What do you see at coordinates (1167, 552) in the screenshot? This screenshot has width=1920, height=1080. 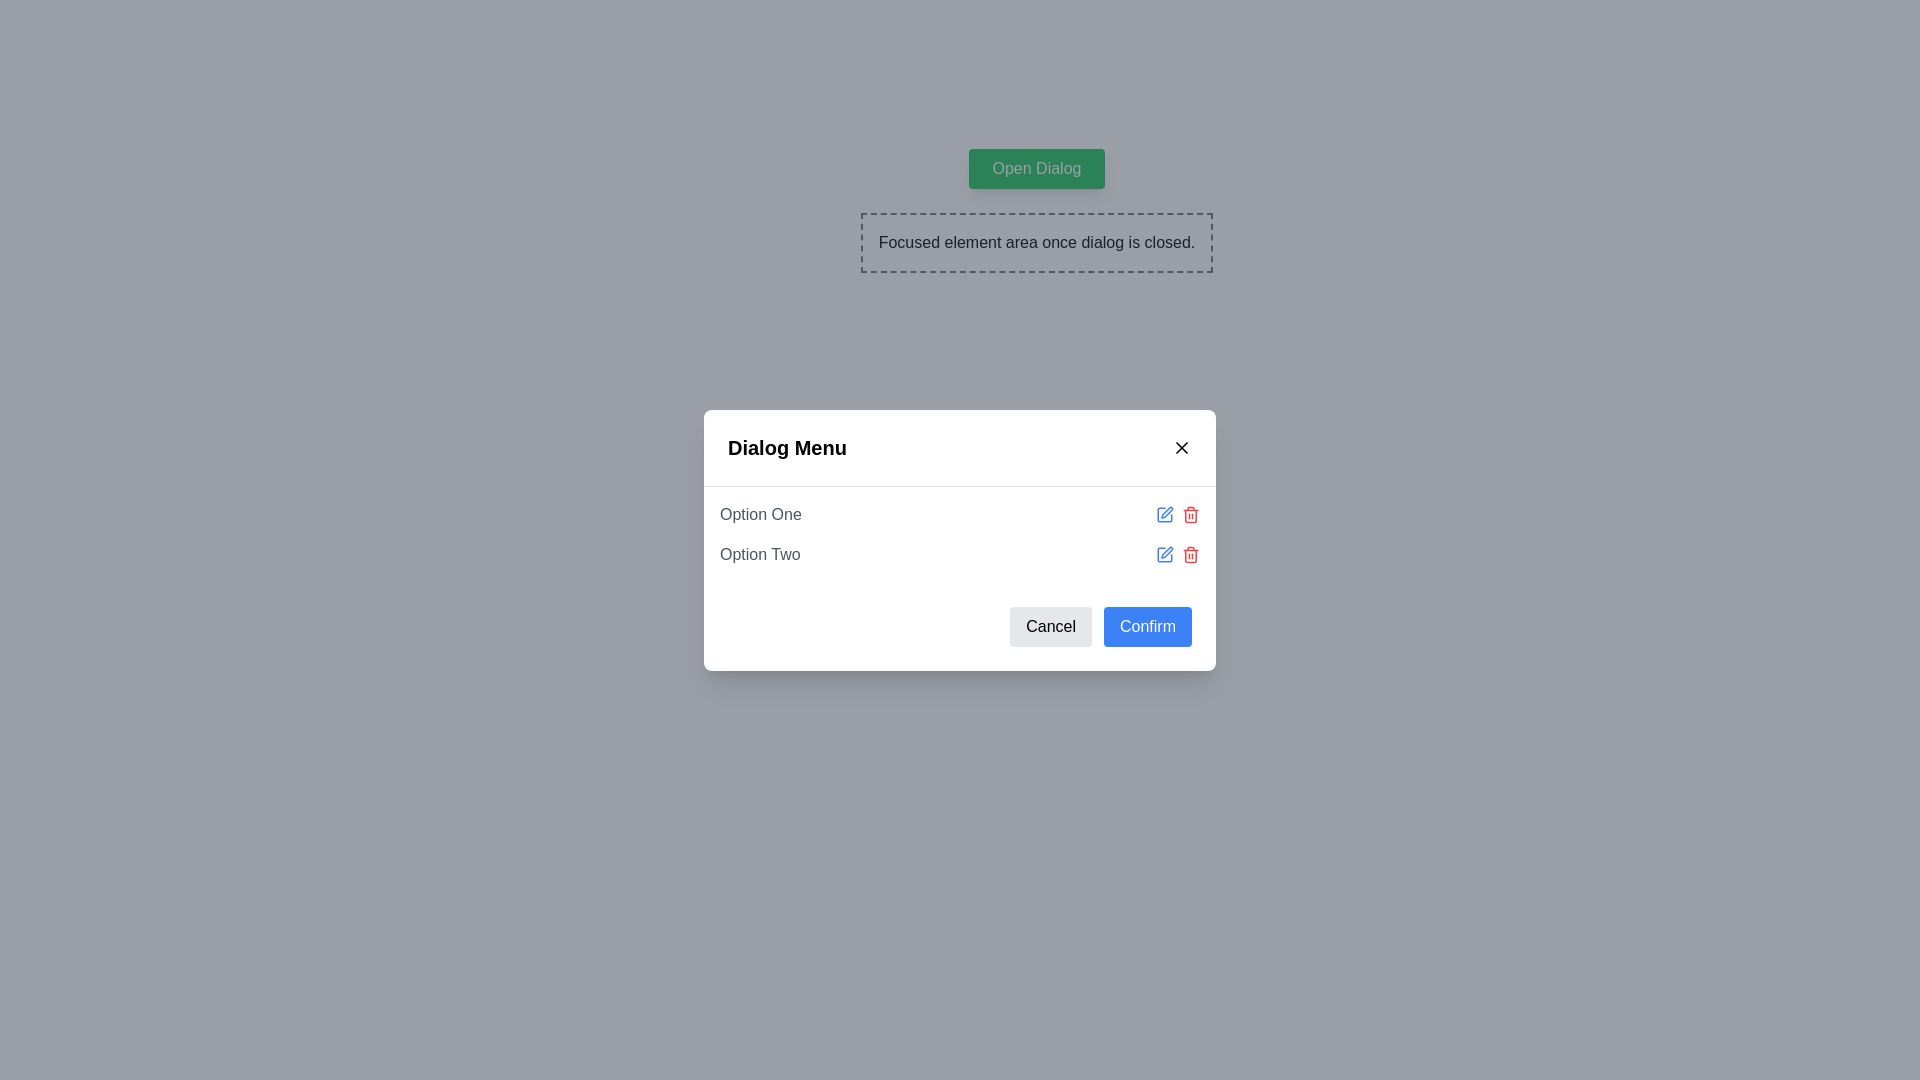 I see `the edit icon button located on the right side of the row labeled 'Option Two' in the dialog menu` at bounding box center [1167, 552].